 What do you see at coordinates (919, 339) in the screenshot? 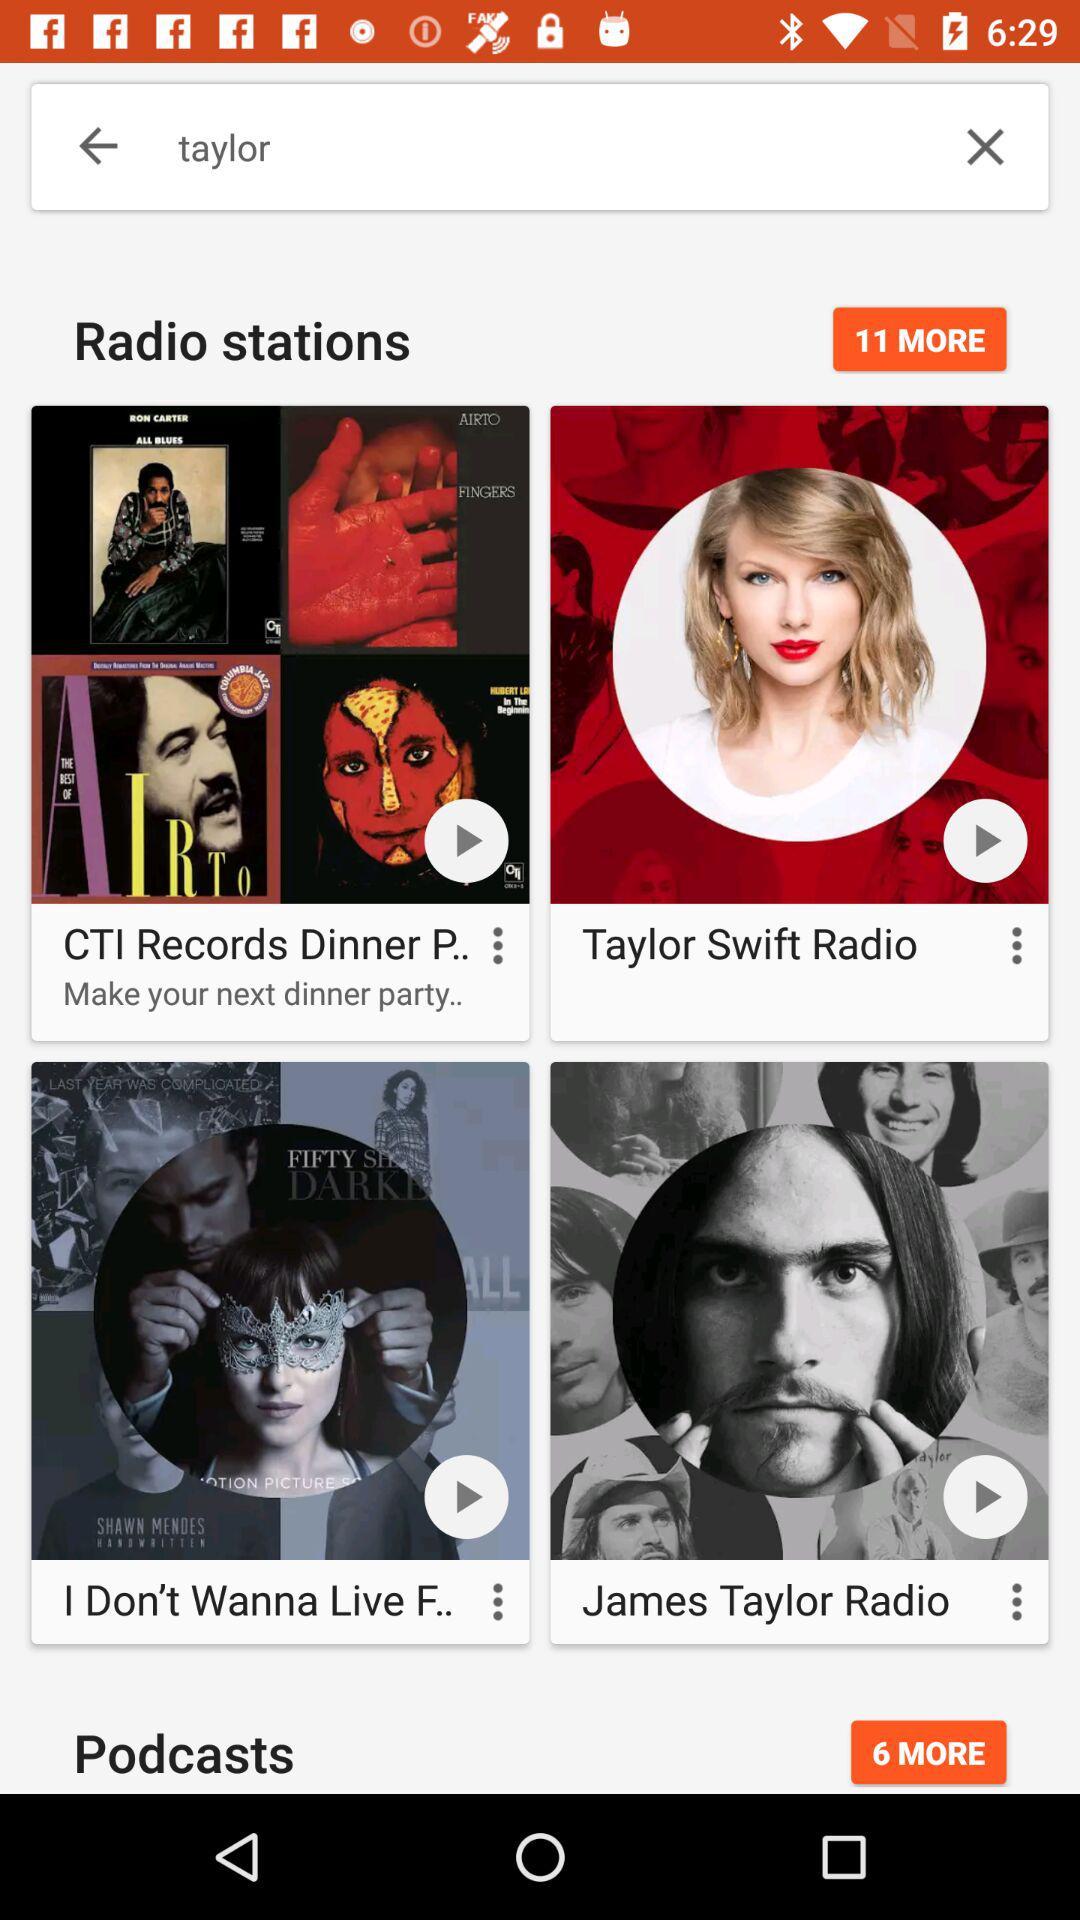
I see `11 more item` at bounding box center [919, 339].